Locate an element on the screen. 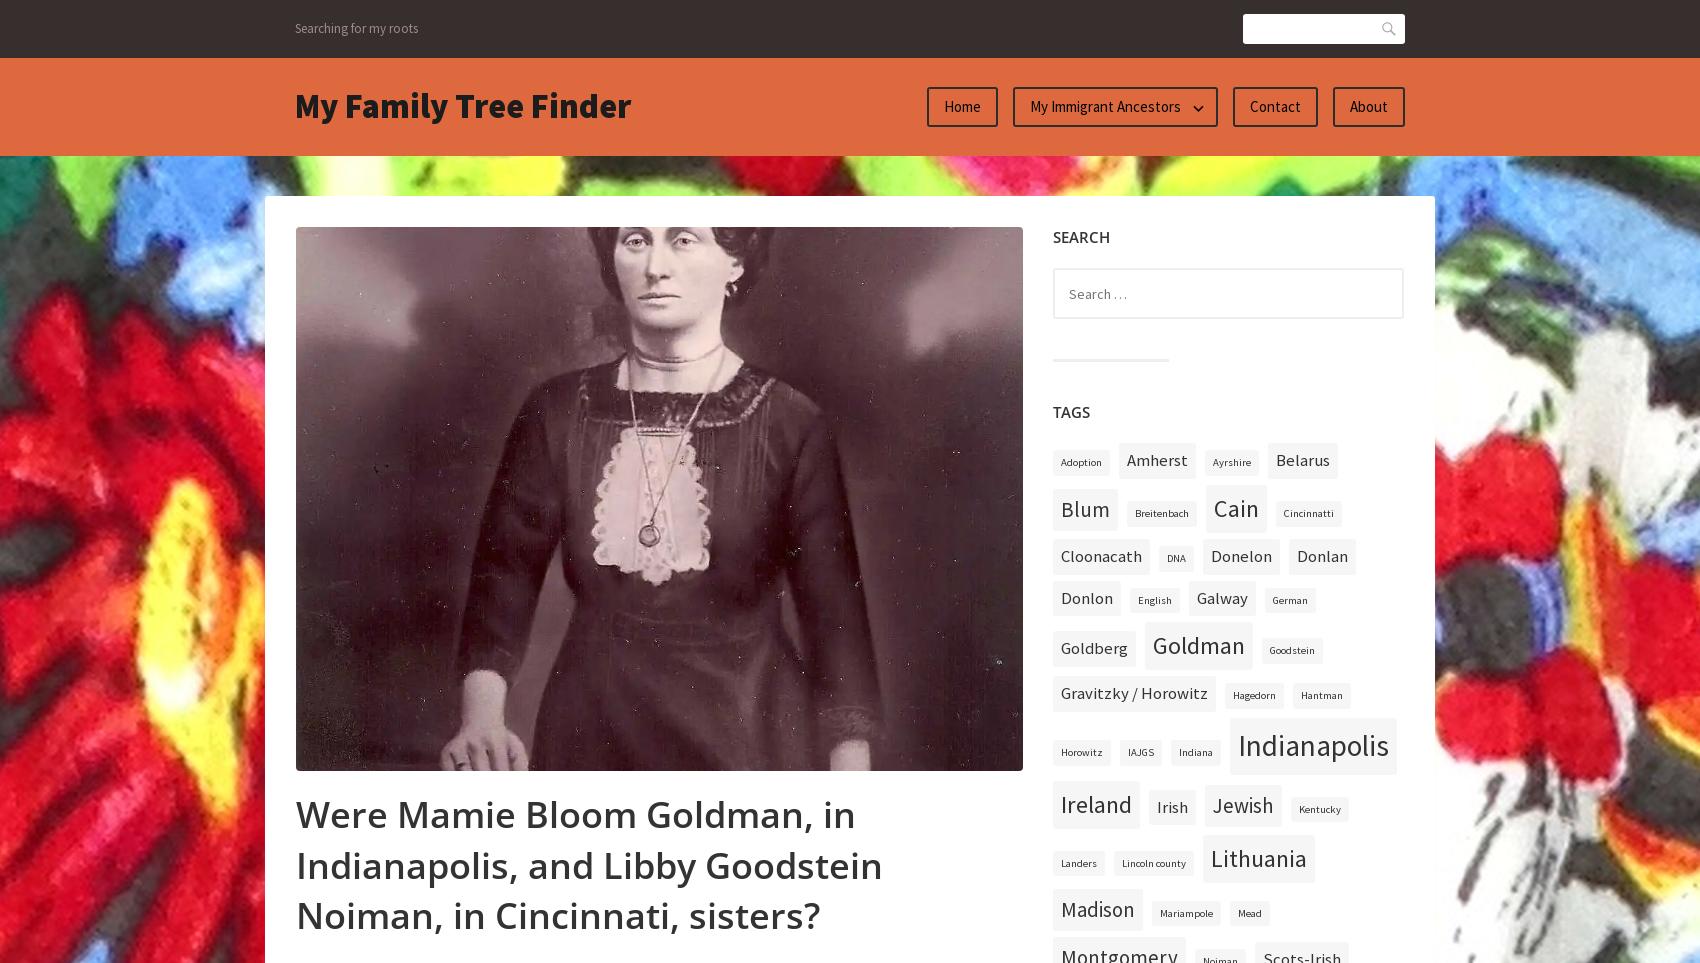 This screenshot has height=963, width=1700. 'Adoption' is located at coordinates (1081, 461).